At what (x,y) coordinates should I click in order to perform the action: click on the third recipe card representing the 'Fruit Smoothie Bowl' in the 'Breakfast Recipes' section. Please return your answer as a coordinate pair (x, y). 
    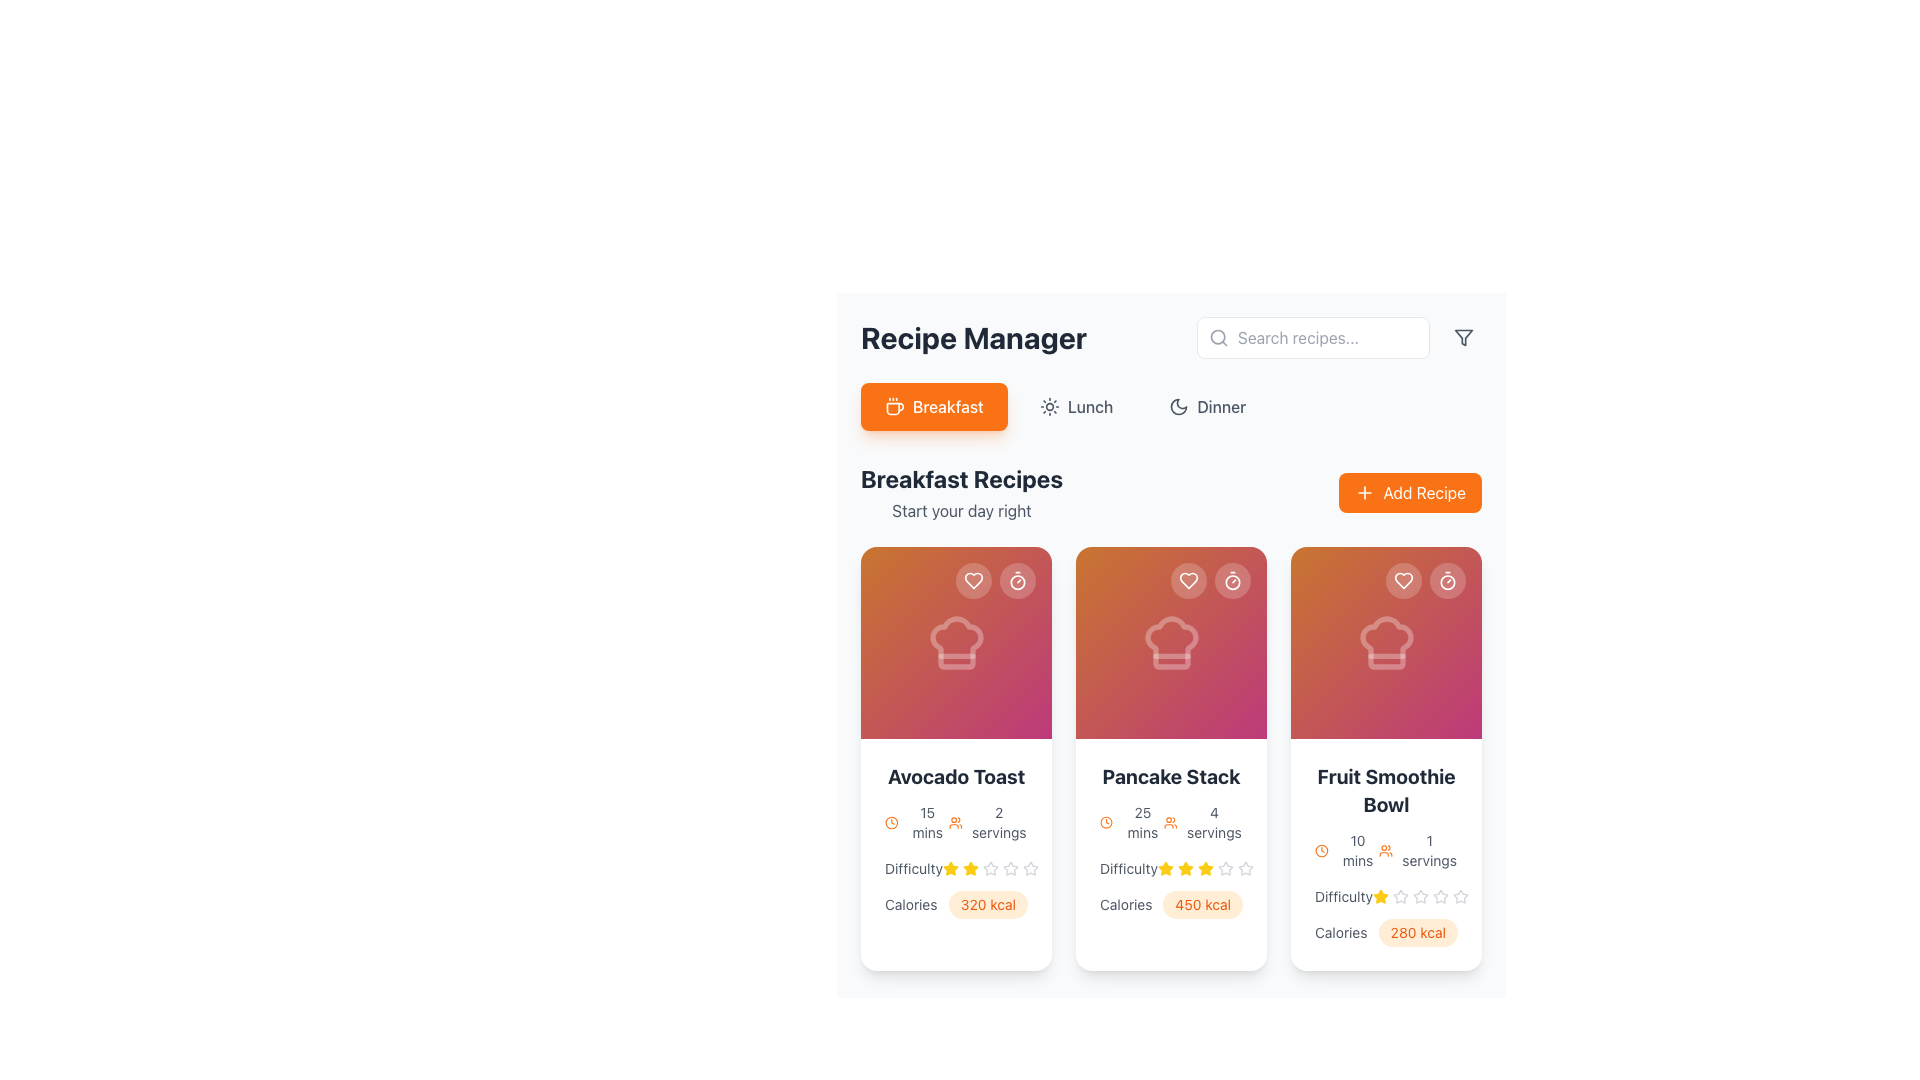
    Looking at the image, I should click on (1385, 759).